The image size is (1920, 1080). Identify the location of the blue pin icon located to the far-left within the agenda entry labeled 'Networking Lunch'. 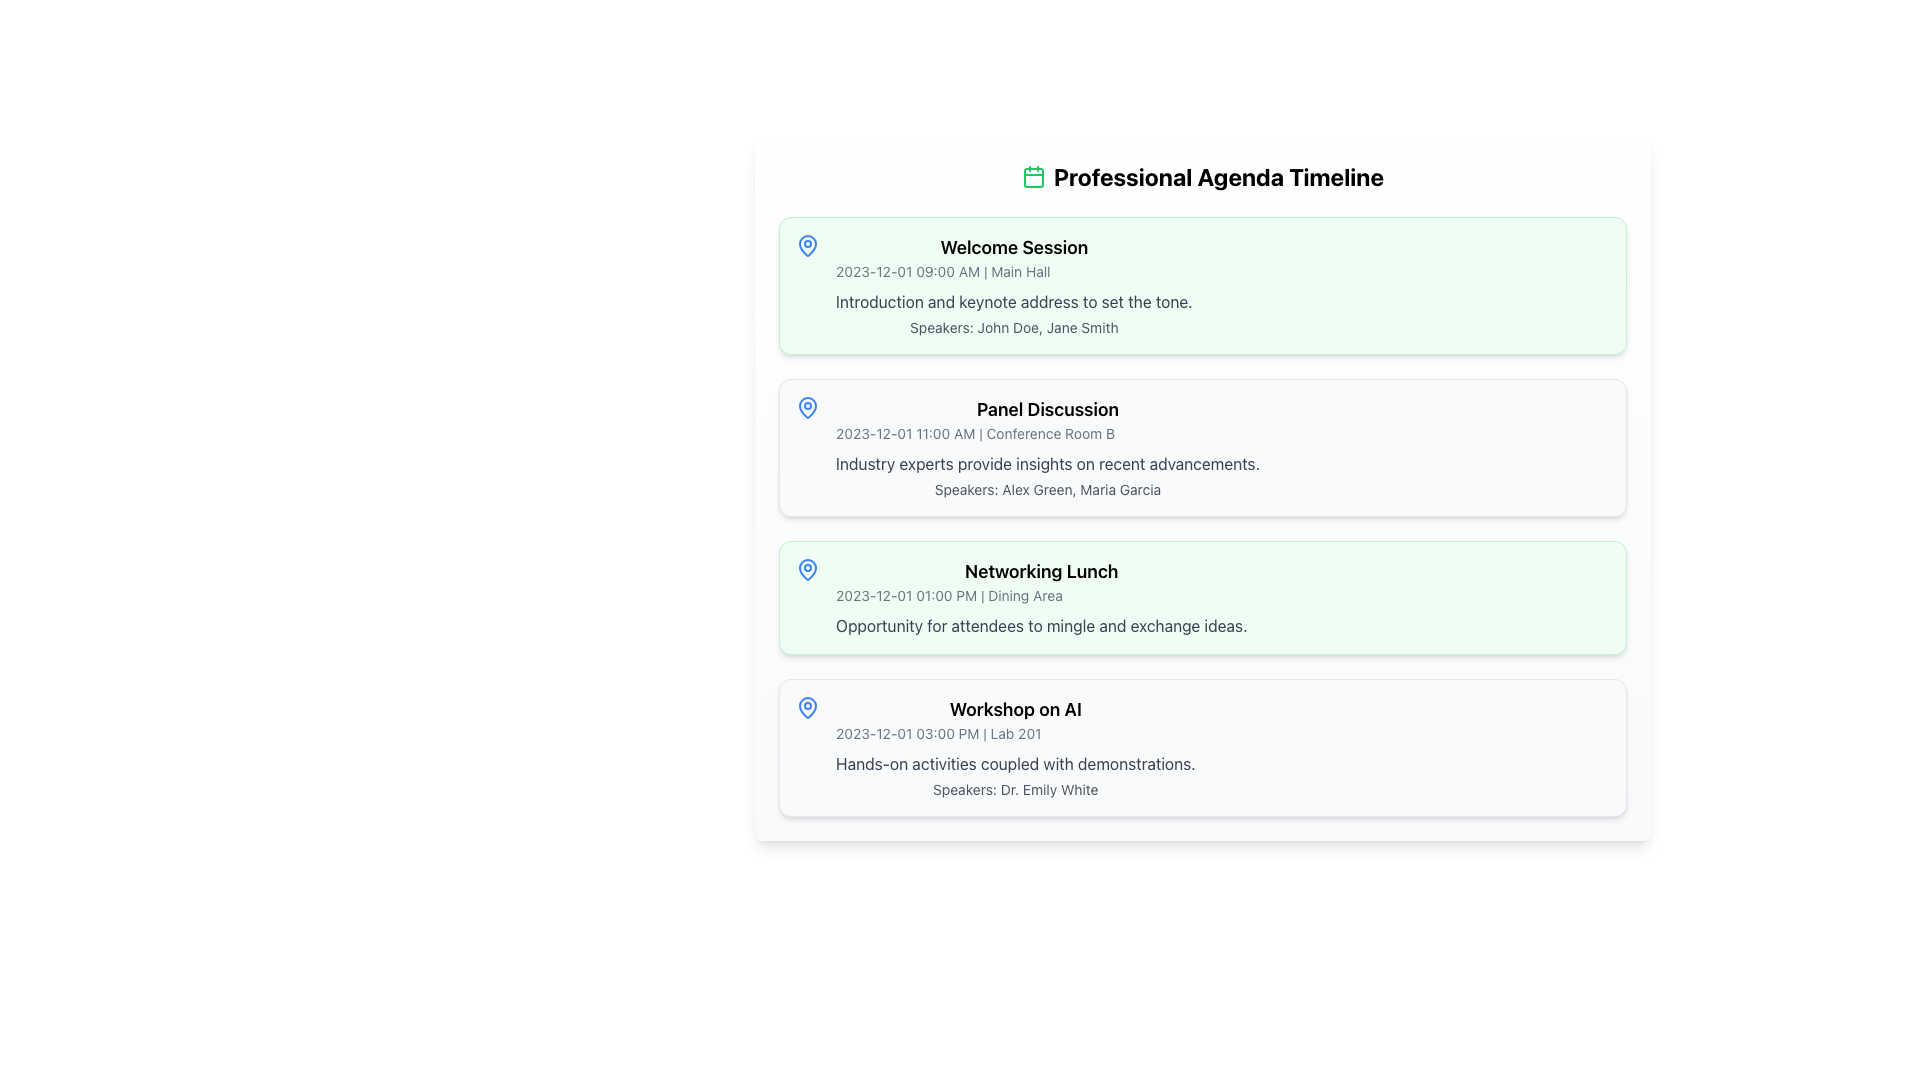
(807, 569).